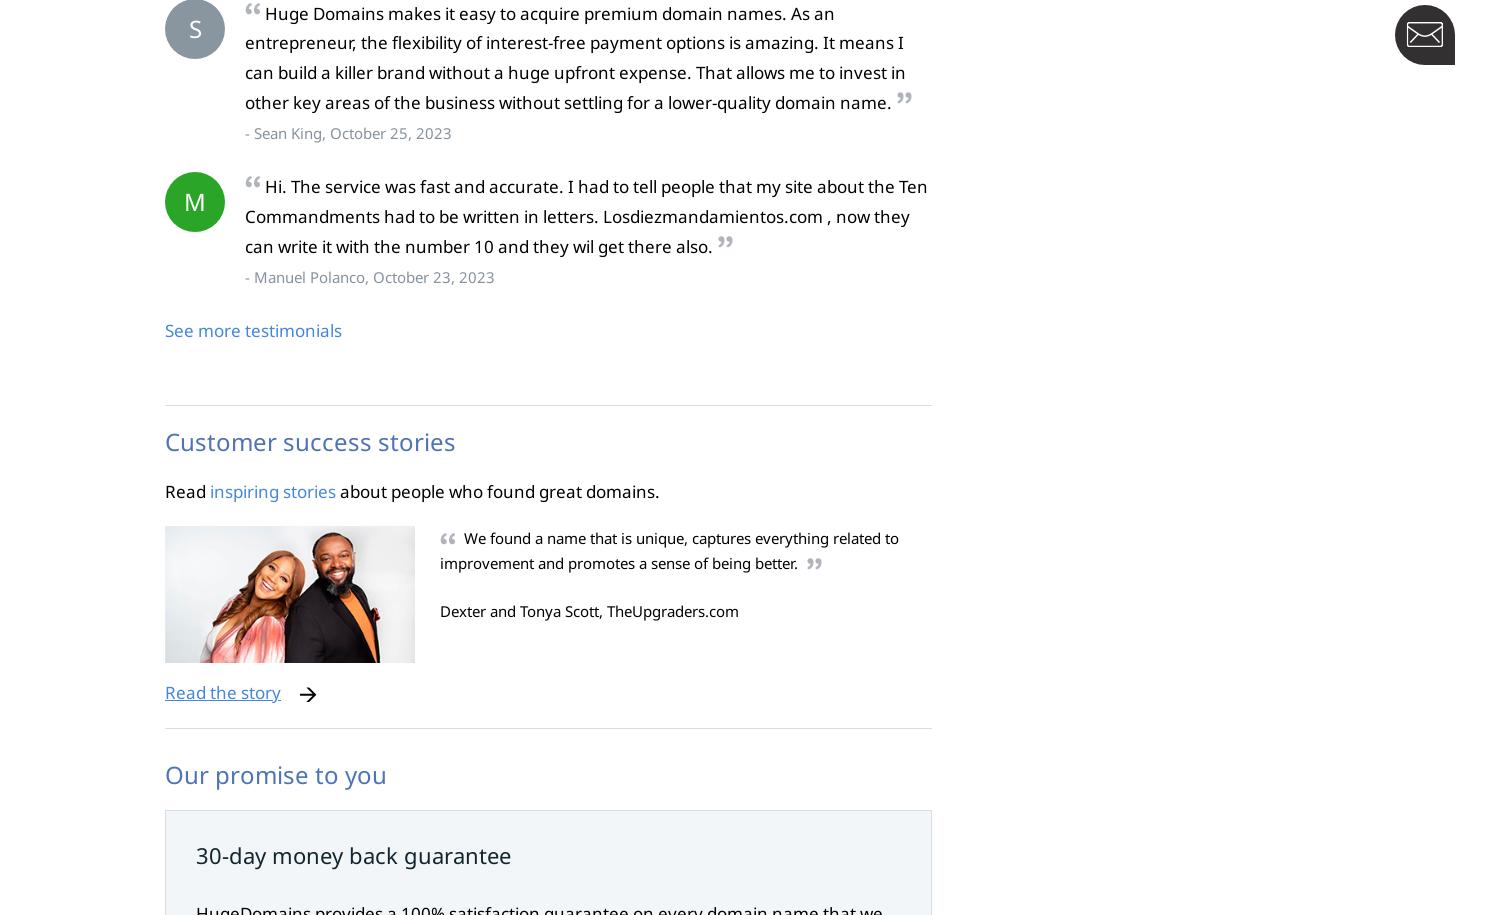 Image resolution: width=1500 pixels, height=915 pixels. What do you see at coordinates (574, 56) in the screenshot?
I see `'Huge Domains makes it easy to acquire premium domain names. As an entrepreneur, the flexibility of interest-free payment options is amazing. It means I can build a killer brand without a huge upfront expense. That allows me to invest in other key areas of the business without settling for a lower-quality domain name.'` at bounding box center [574, 56].